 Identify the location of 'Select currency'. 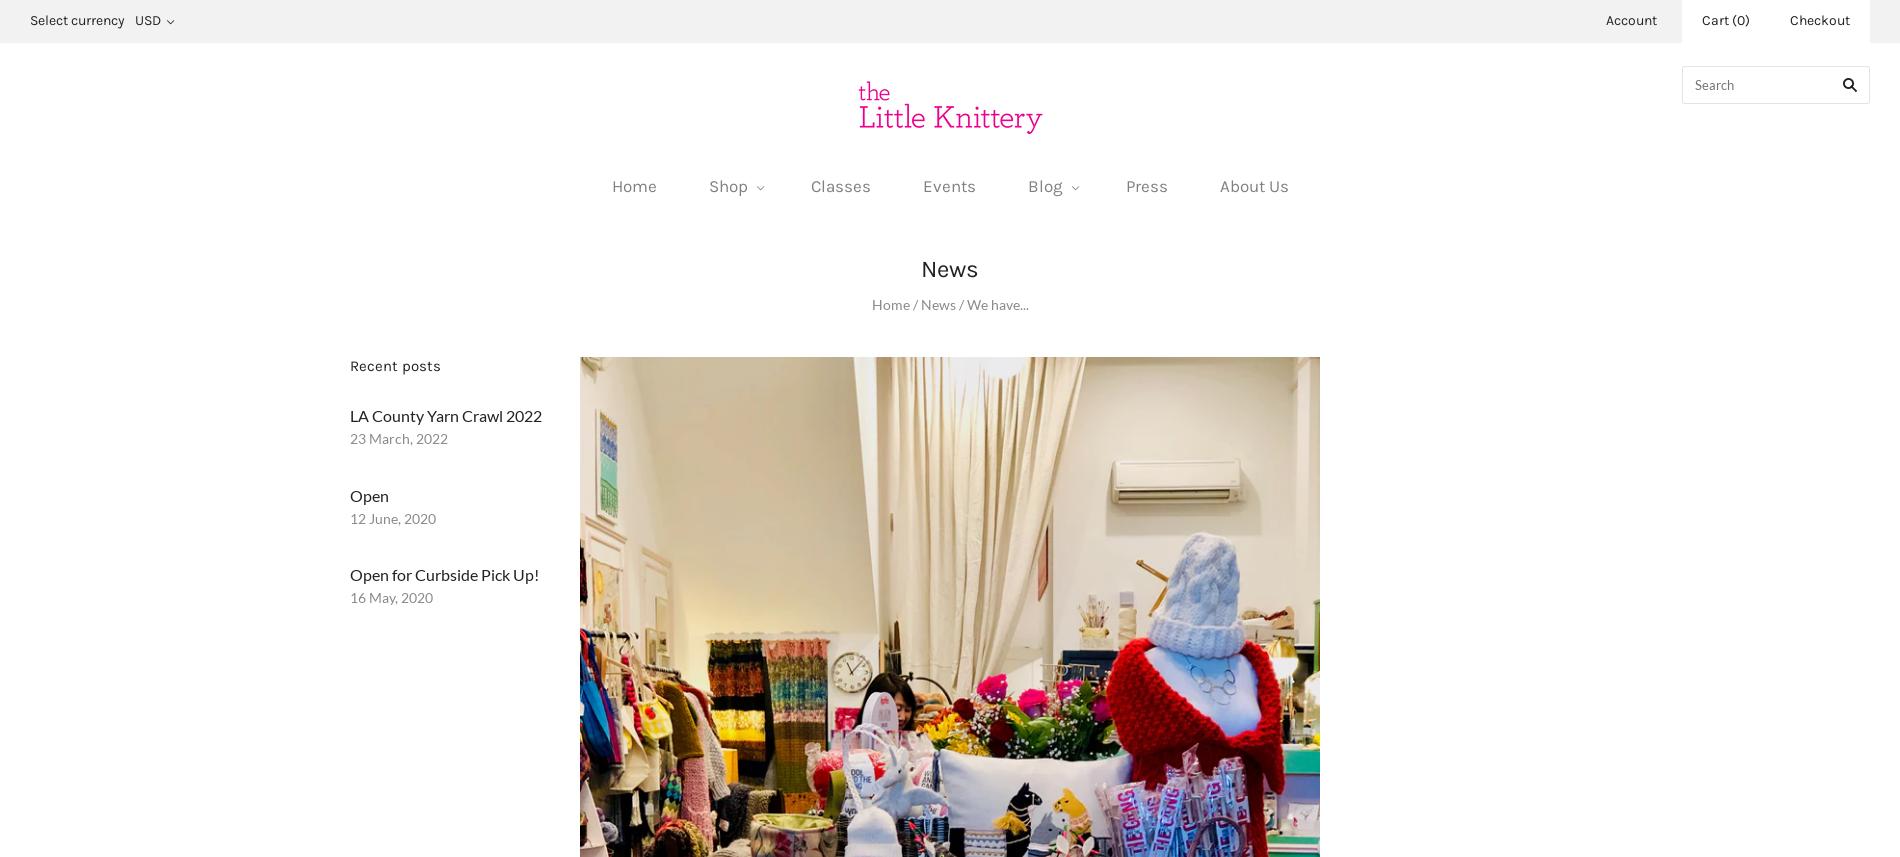
(77, 20).